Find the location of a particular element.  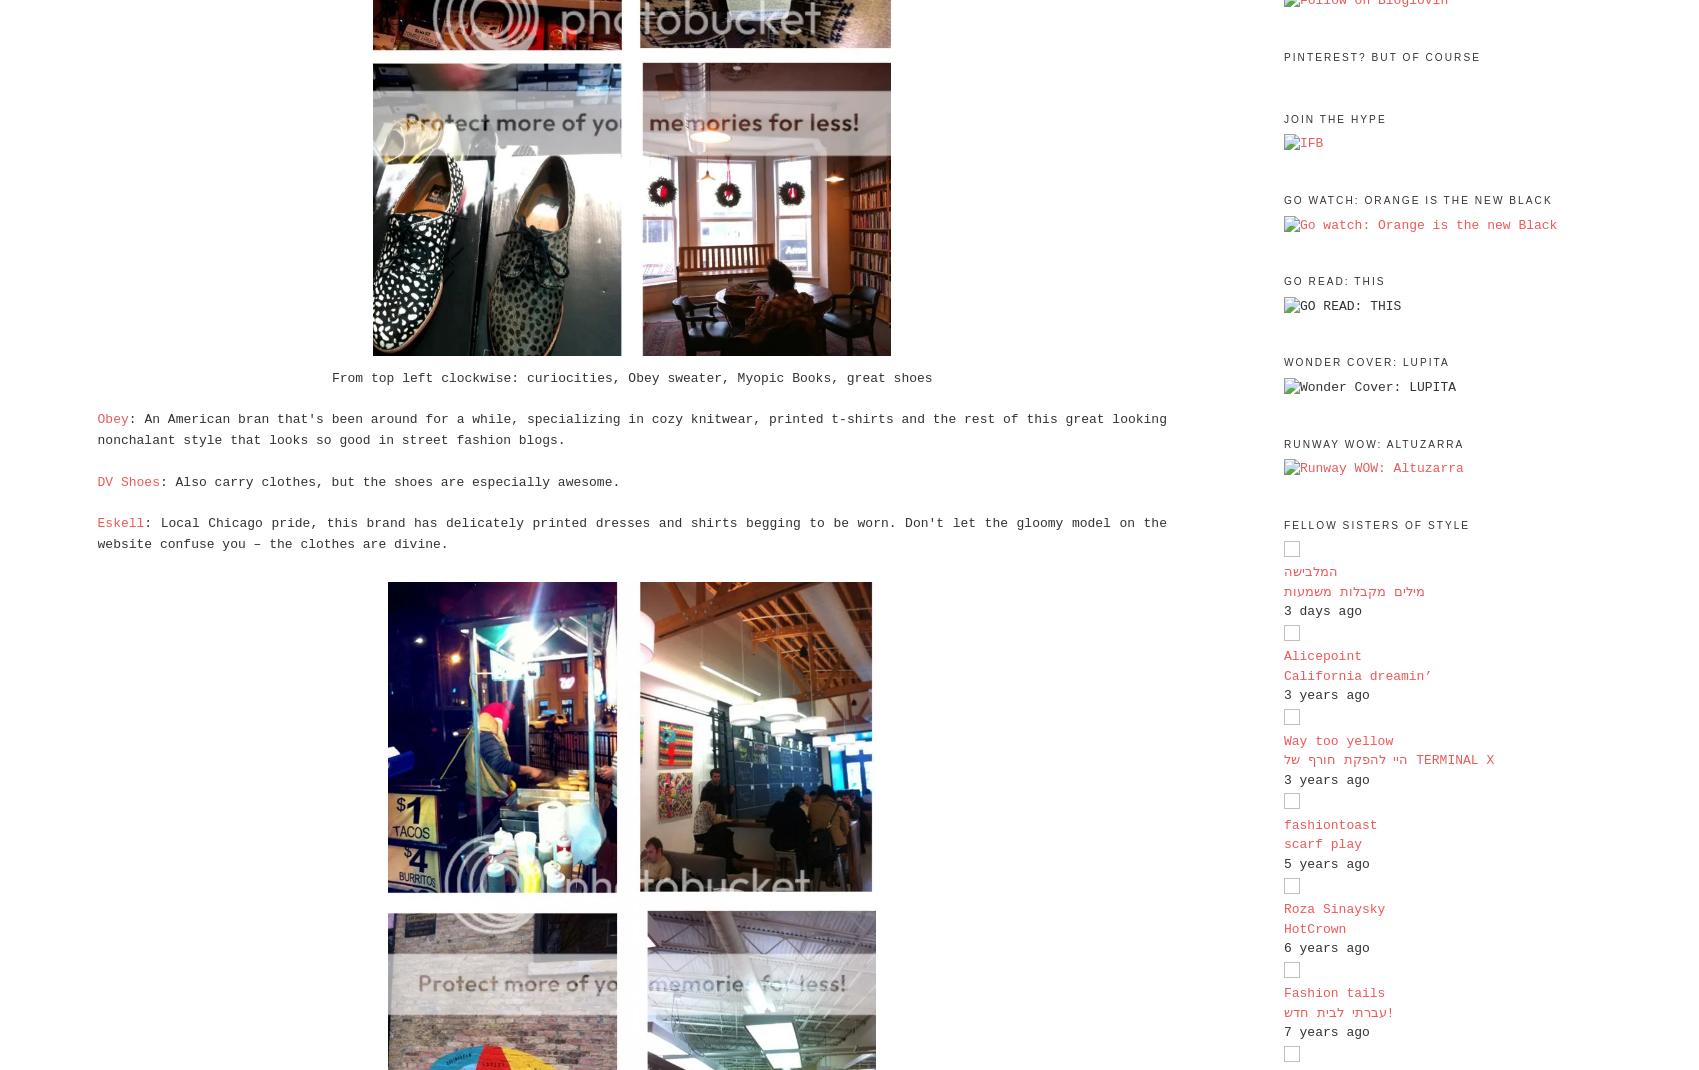

'GO READ: THIS' is located at coordinates (1334, 281).